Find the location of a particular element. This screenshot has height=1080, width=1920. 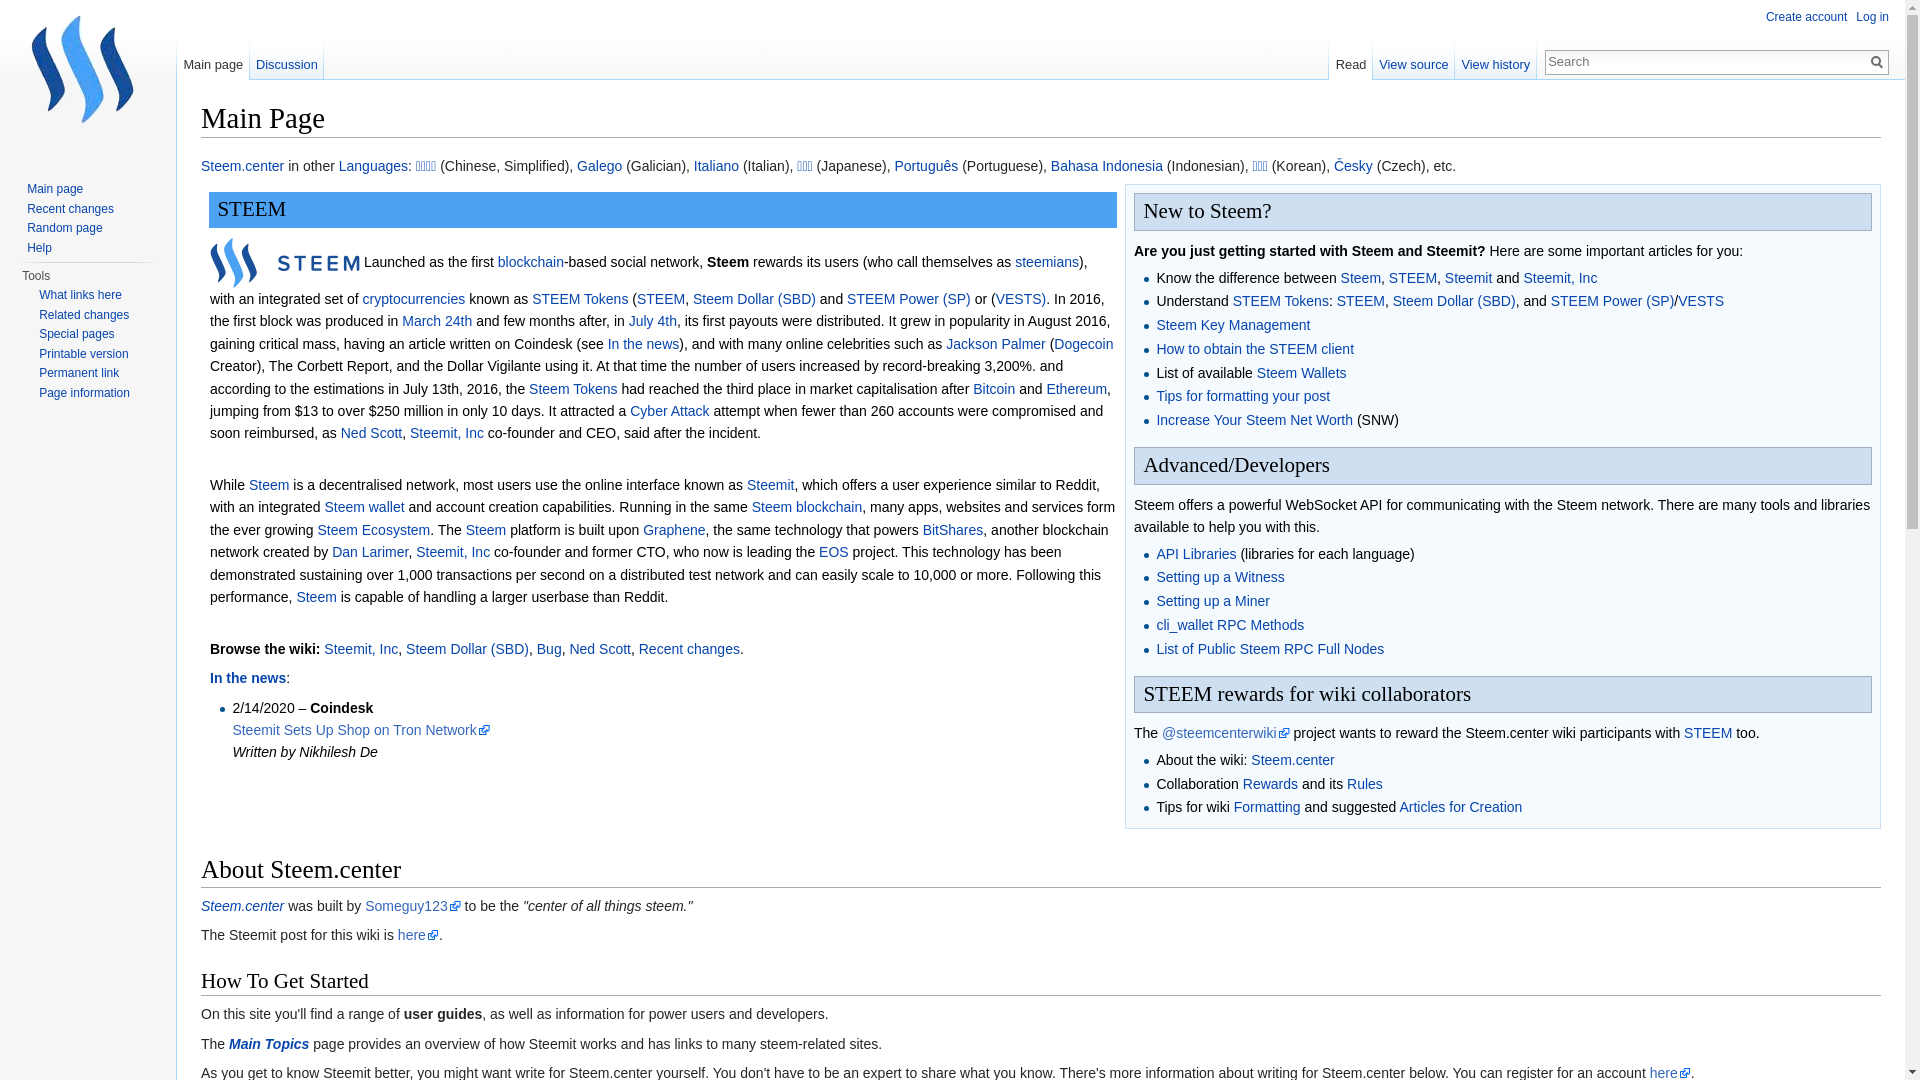

'View source' is located at coordinates (1413, 59).